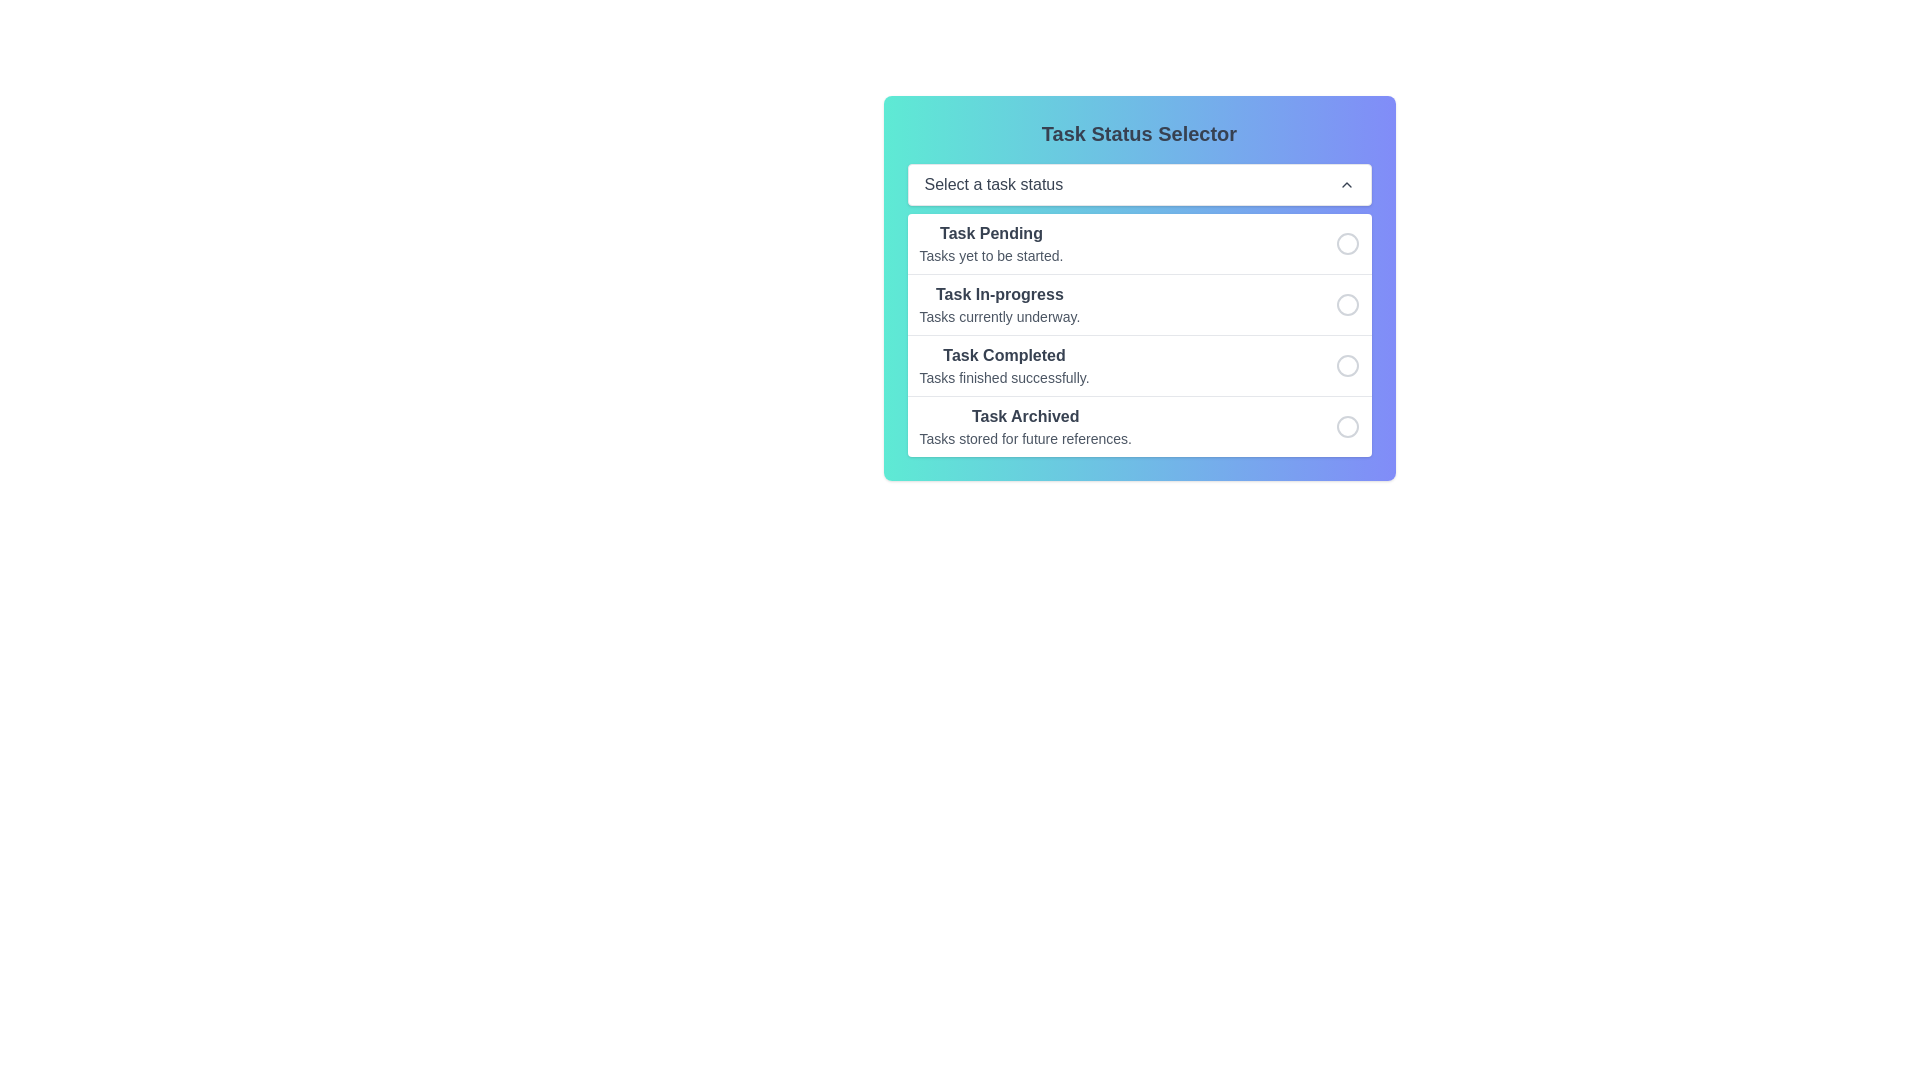  Describe the element at coordinates (1347, 366) in the screenshot. I see `the circular radio button representation in the 'Task Completed' section of the 'Task Status Selector' dropdown list` at that location.